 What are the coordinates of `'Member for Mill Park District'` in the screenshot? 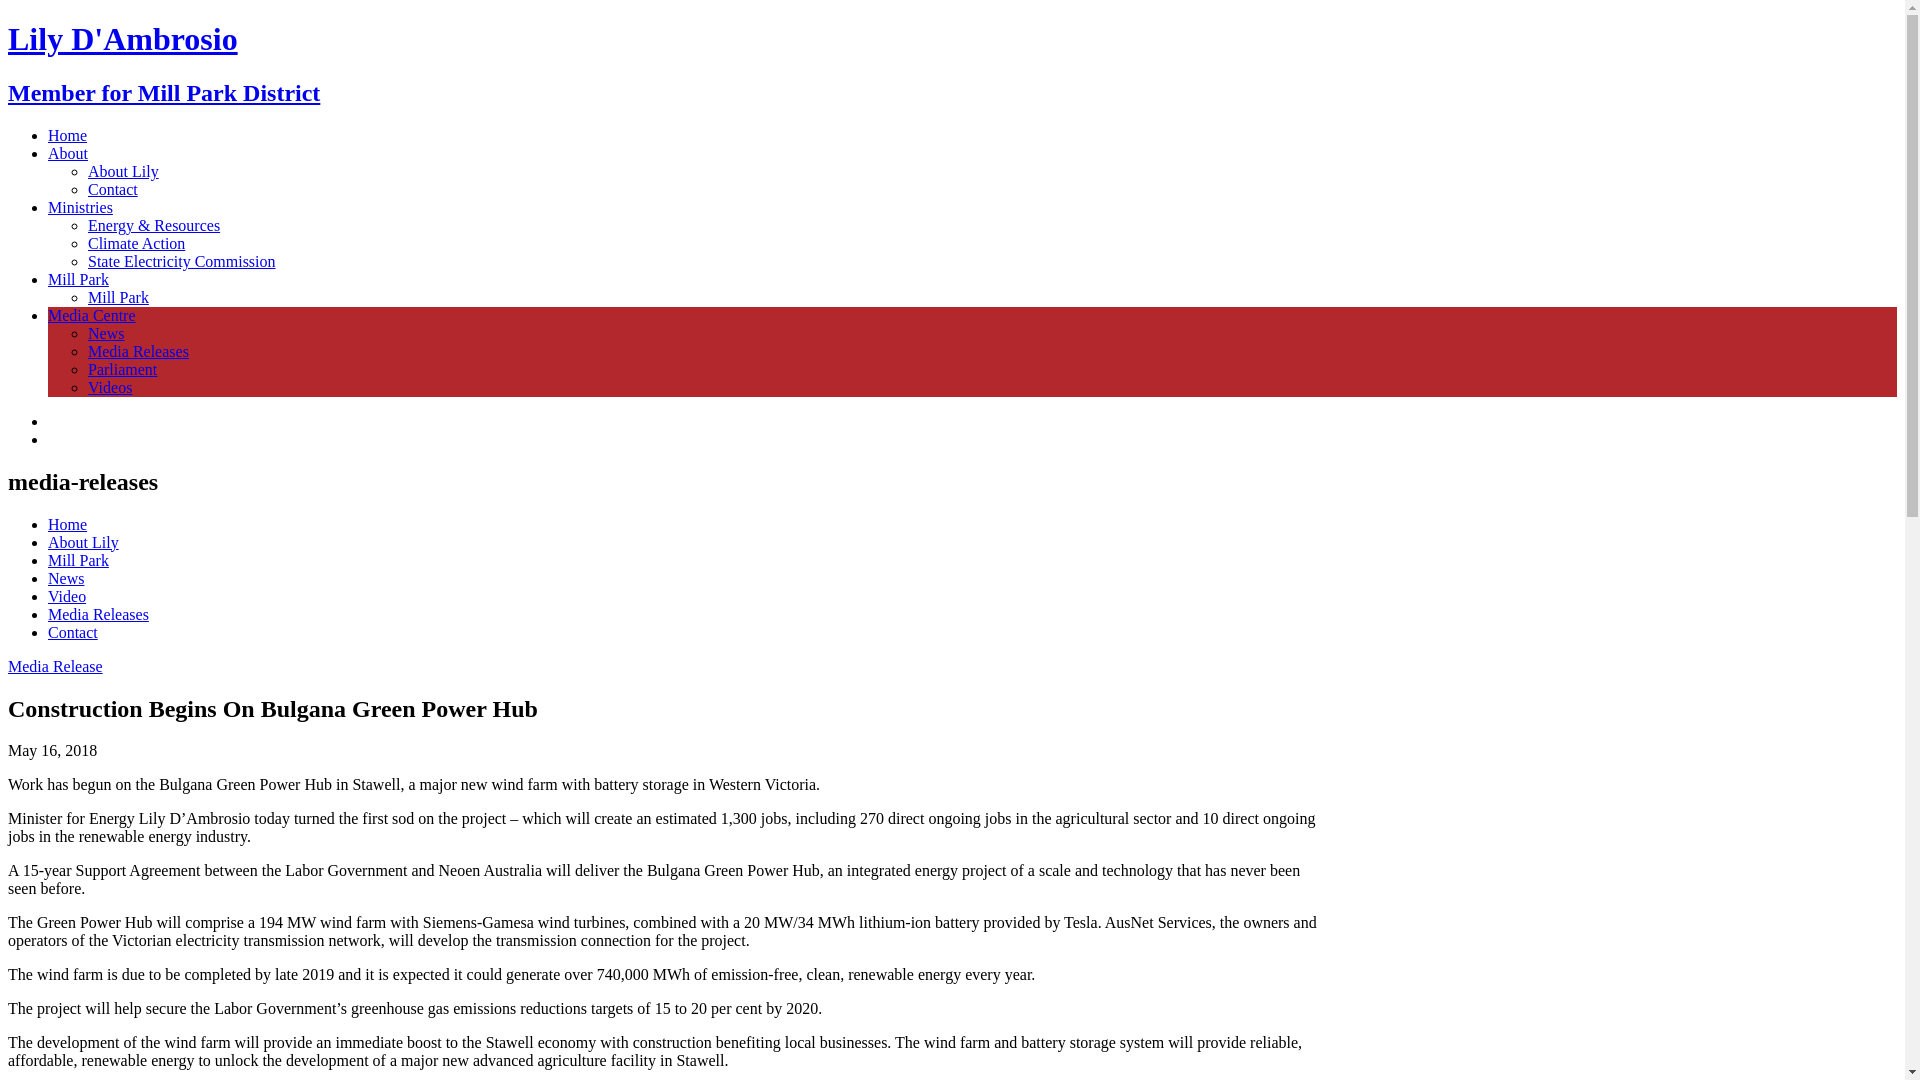 It's located at (8, 92).